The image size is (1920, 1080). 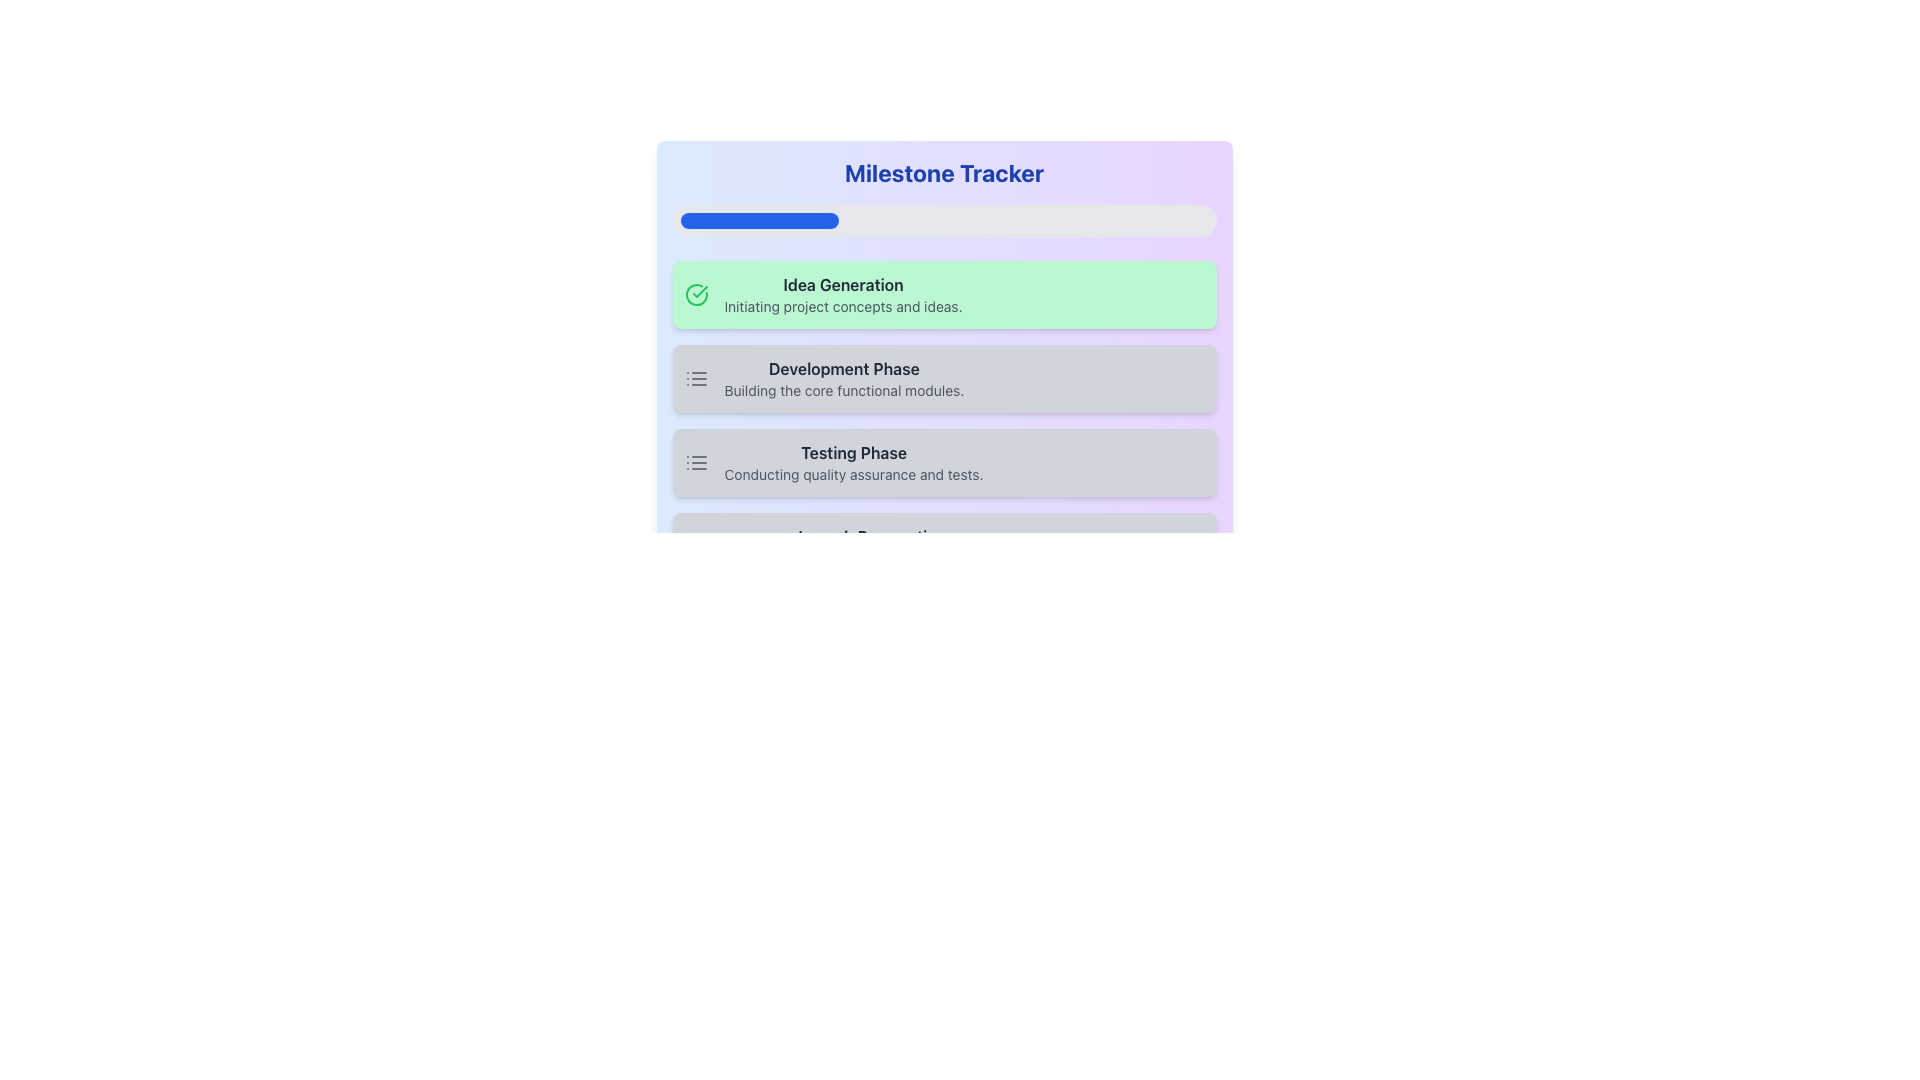 What do you see at coordinates (844, 378) in the screenshot?
I see `the Text display element titled 'Development Phase' which features bold, dark gray text and is located within the second card of the milestone phases list` at bounding box center [844, 378].